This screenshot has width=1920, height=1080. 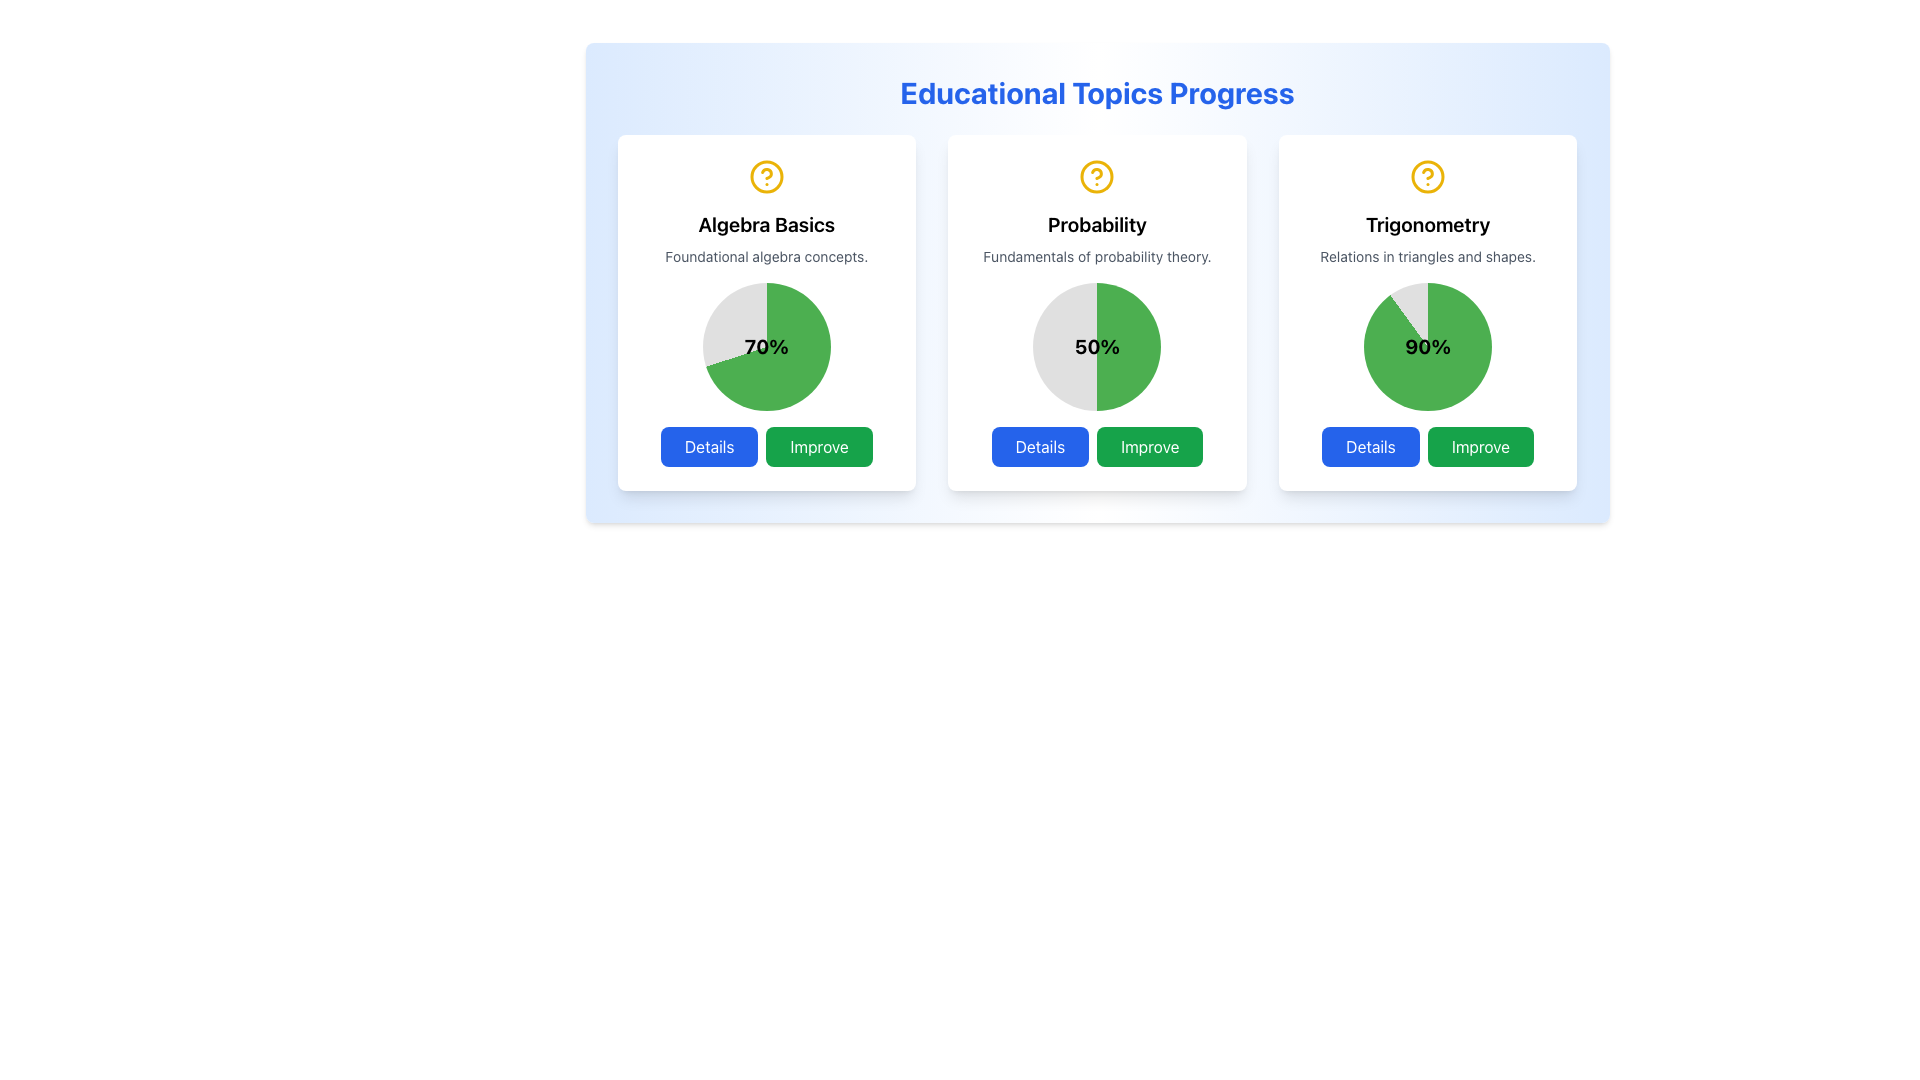 I want to click on the informational icon, a circular yellow-outlined icon with a question mark, located at the top-center of the 'Trigonometry' card, so click(x=1427, y=176).